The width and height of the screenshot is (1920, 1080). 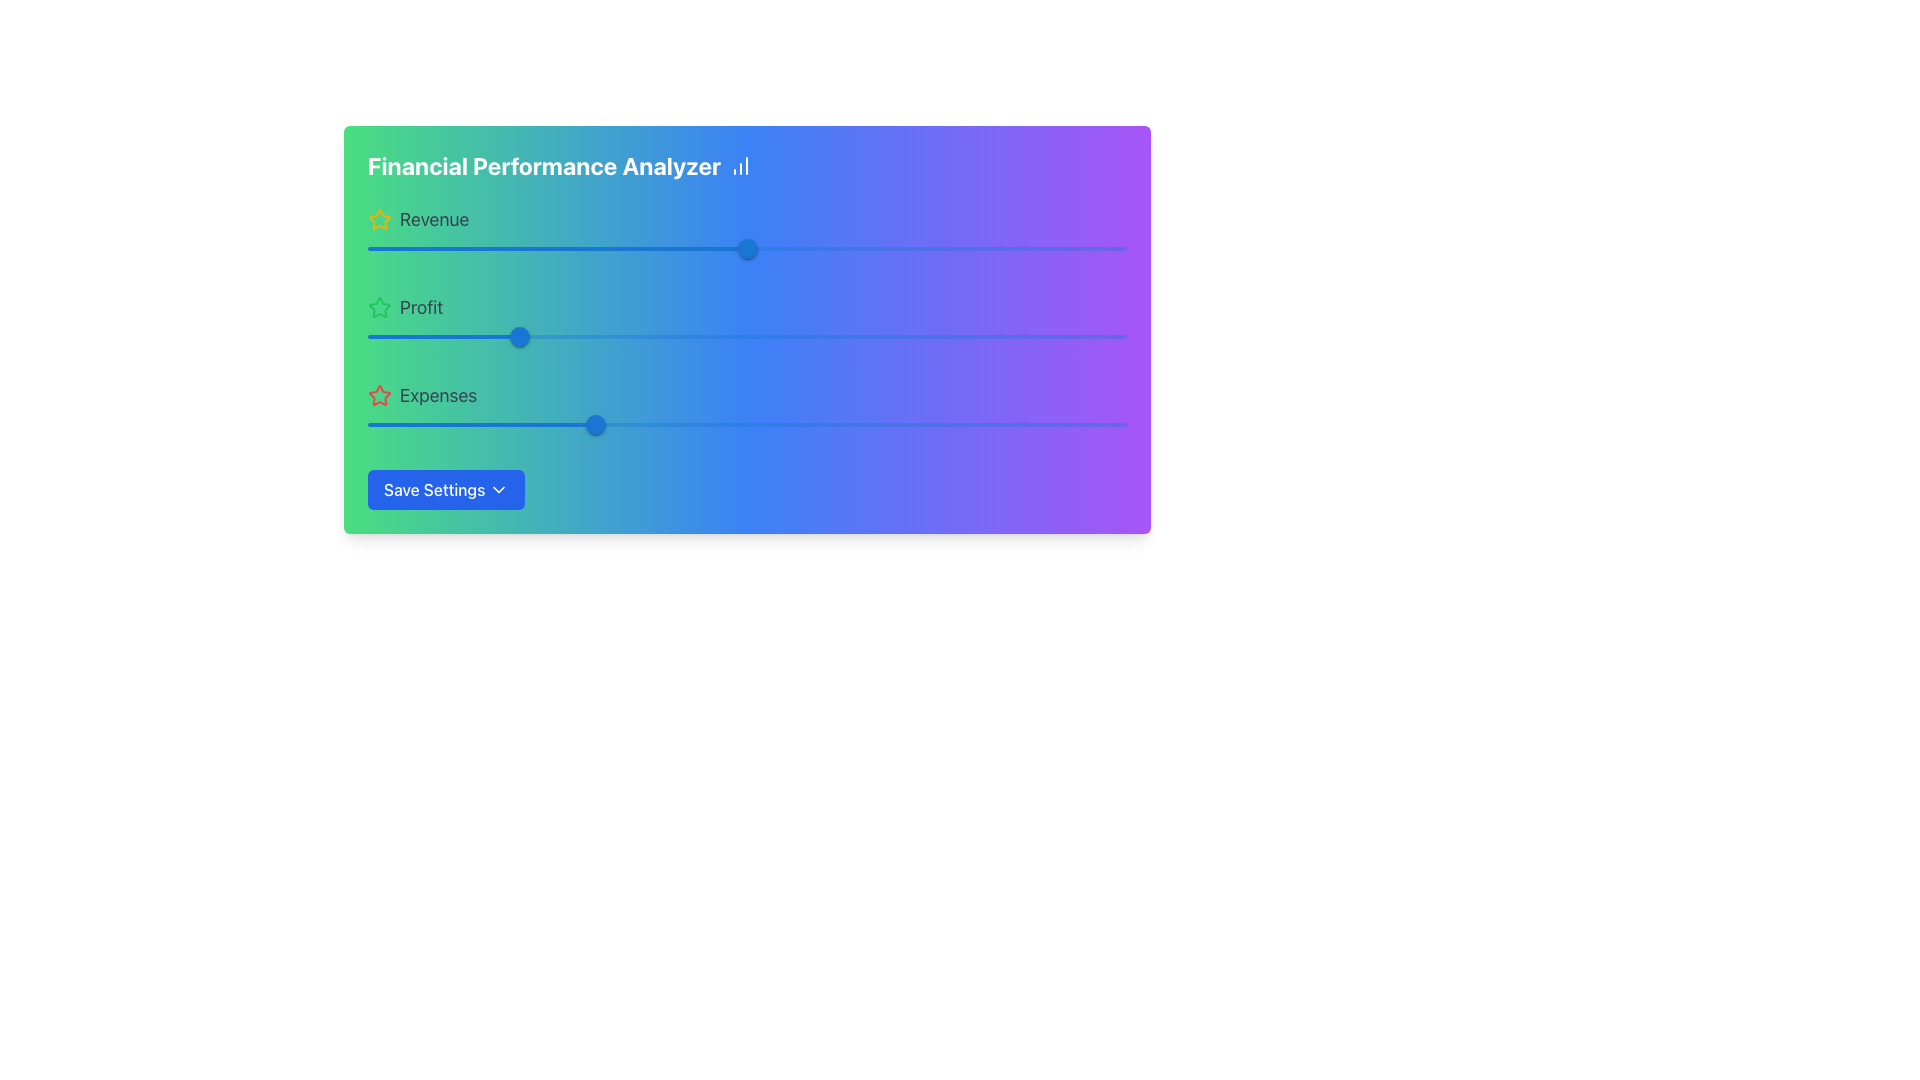 I want to click on slider value, so click(x=509, y=335).